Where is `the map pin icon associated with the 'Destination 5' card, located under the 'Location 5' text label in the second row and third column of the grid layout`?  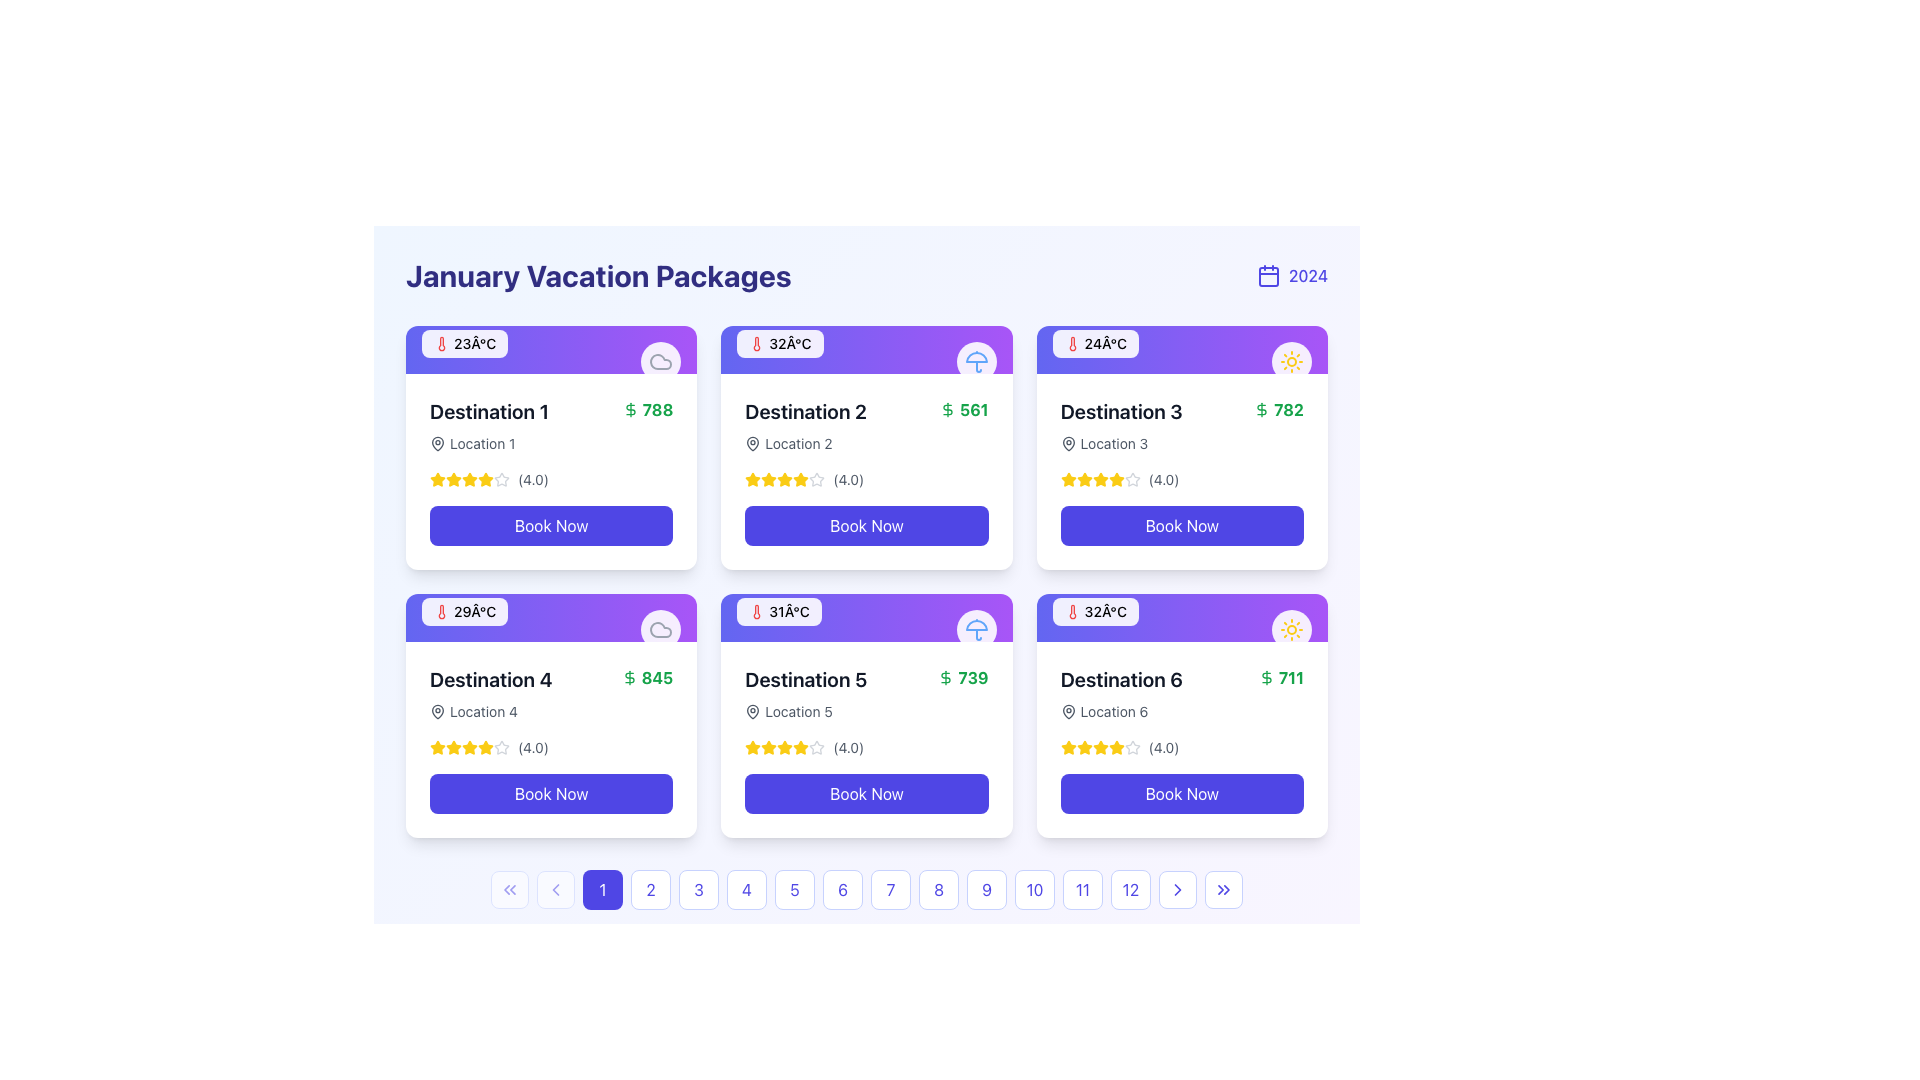 the map pin icon associated with the 'Destination 5' card, located under the 'Location 5' text label in the second row and third column of the grid layout is located at coordinates (752, 711).